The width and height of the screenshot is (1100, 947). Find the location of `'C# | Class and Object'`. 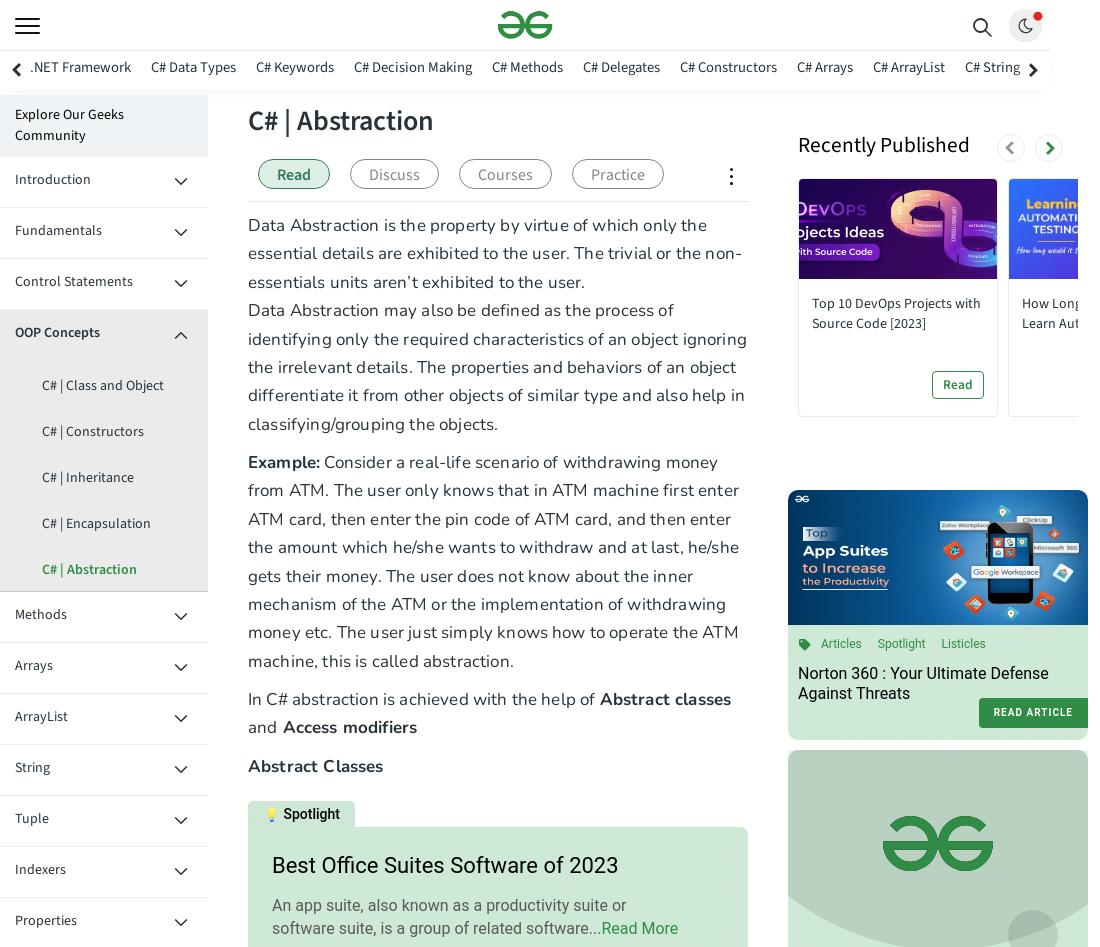

'C# | Class and Object' is located at coordinates (102, 385).